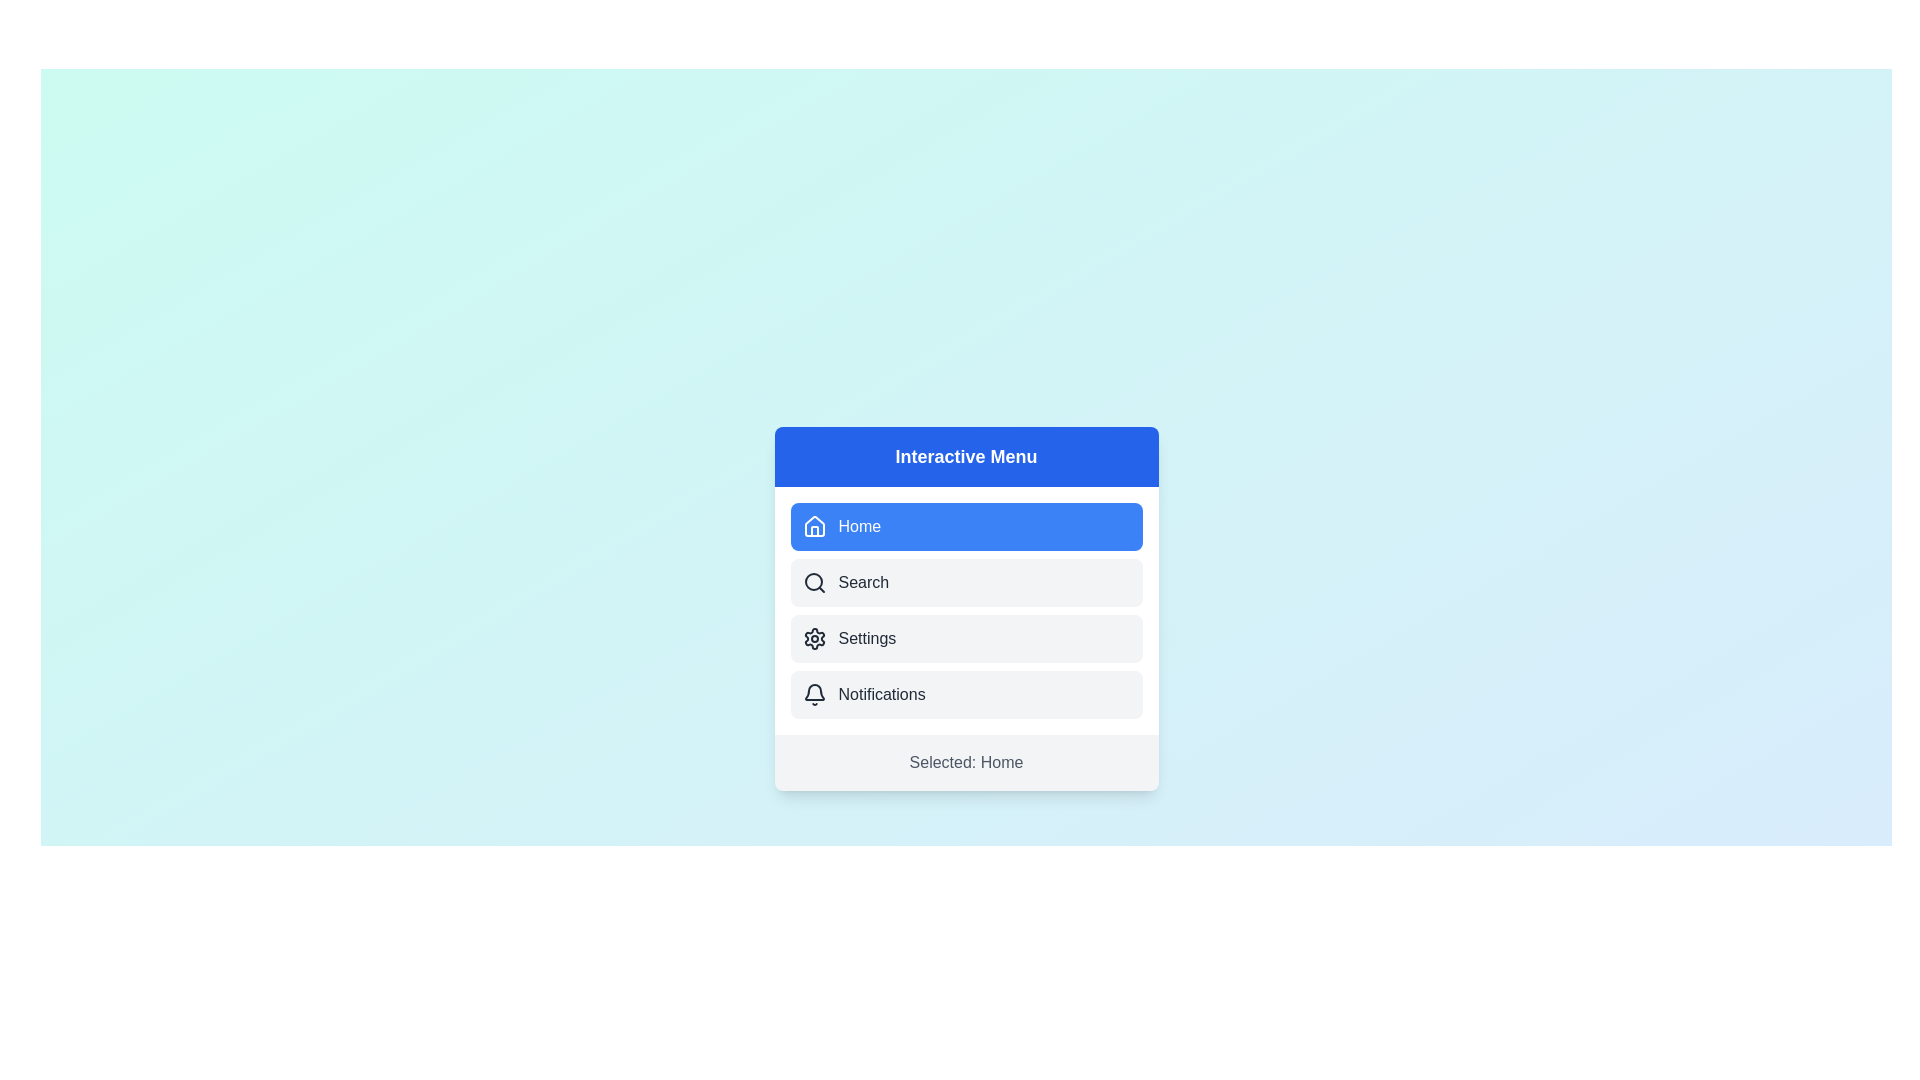 The image size is (1920, 1080). I want to click on the menu item Notifications from the menu, so click(966, 693).